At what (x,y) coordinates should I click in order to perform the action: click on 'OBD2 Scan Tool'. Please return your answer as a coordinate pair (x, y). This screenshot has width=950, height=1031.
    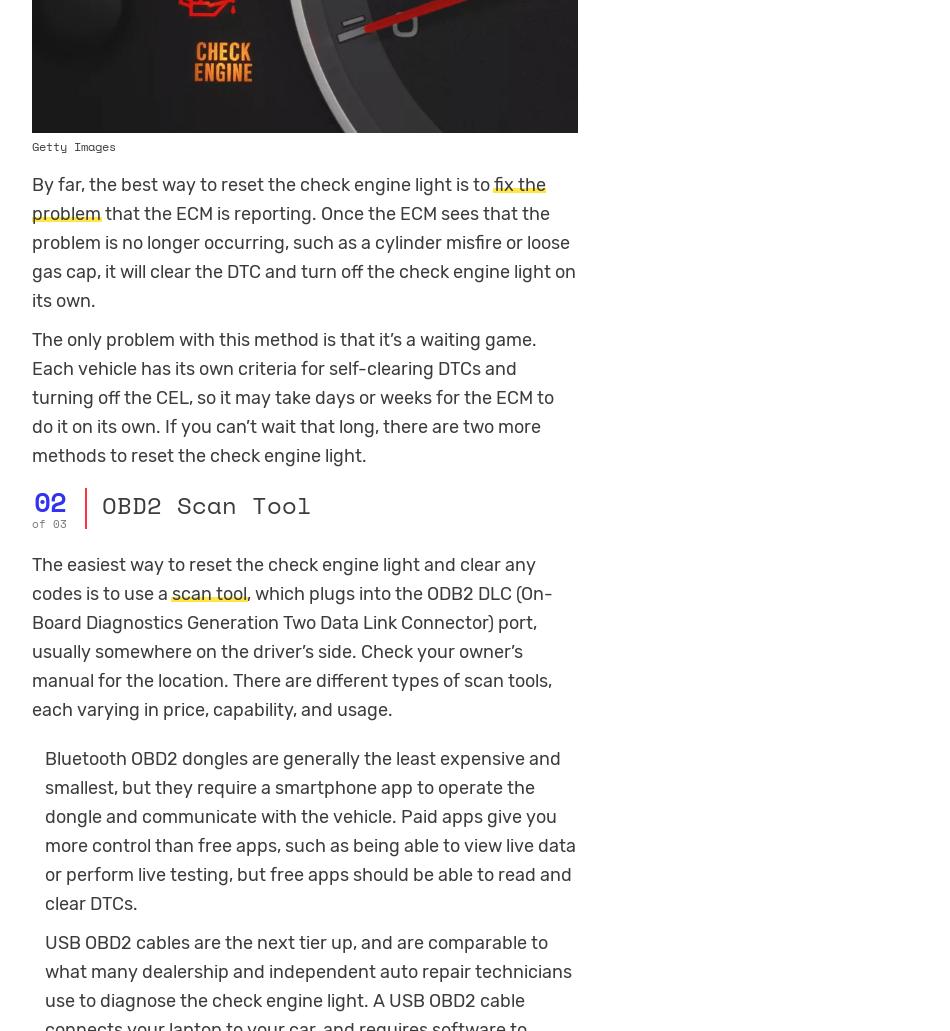
    Looking at the image, I should click on (205, 503).